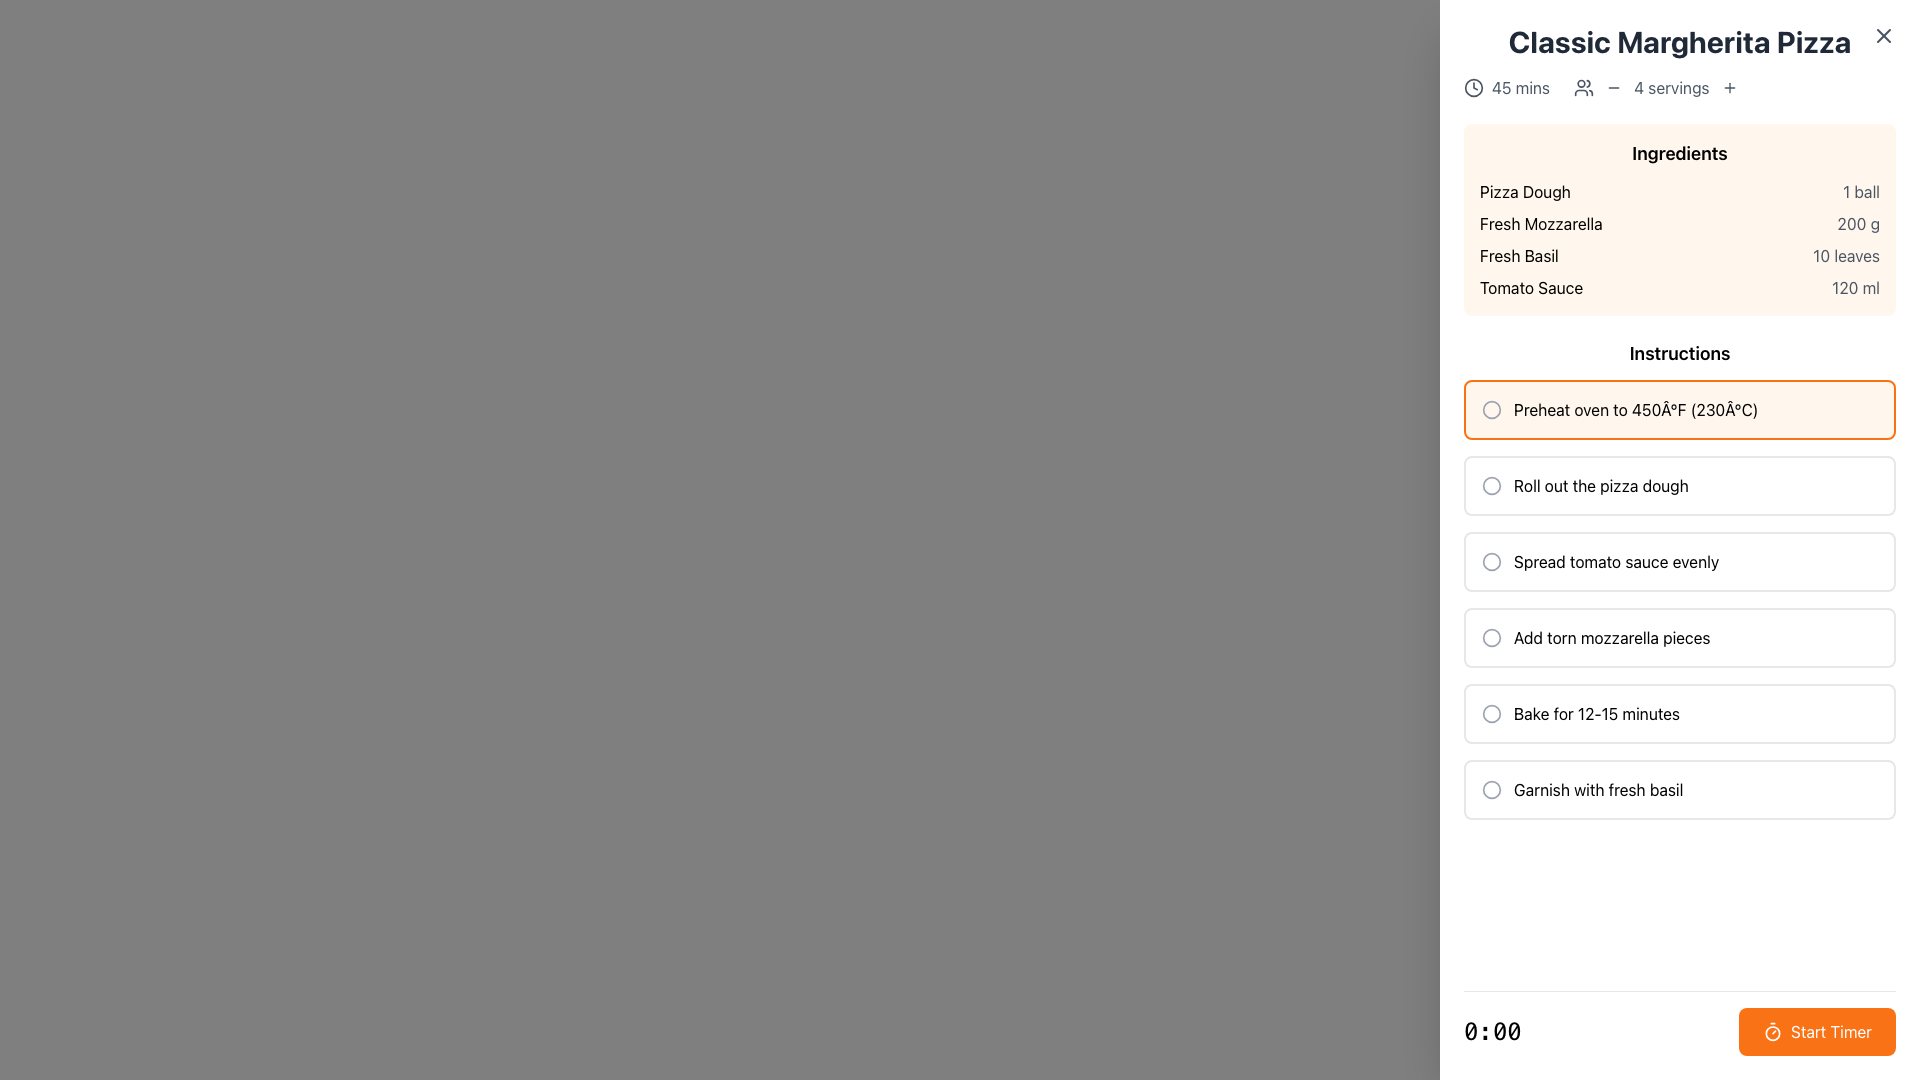 The image size is (1920, 1080). Describe the element at coordinates (1492, 789) in the screenshot. I see `the Circle icon, which serves as a visual indicator for the step status, located at the leftmost position of the line containing the text 'Garnish with fresh basil'` at that location.